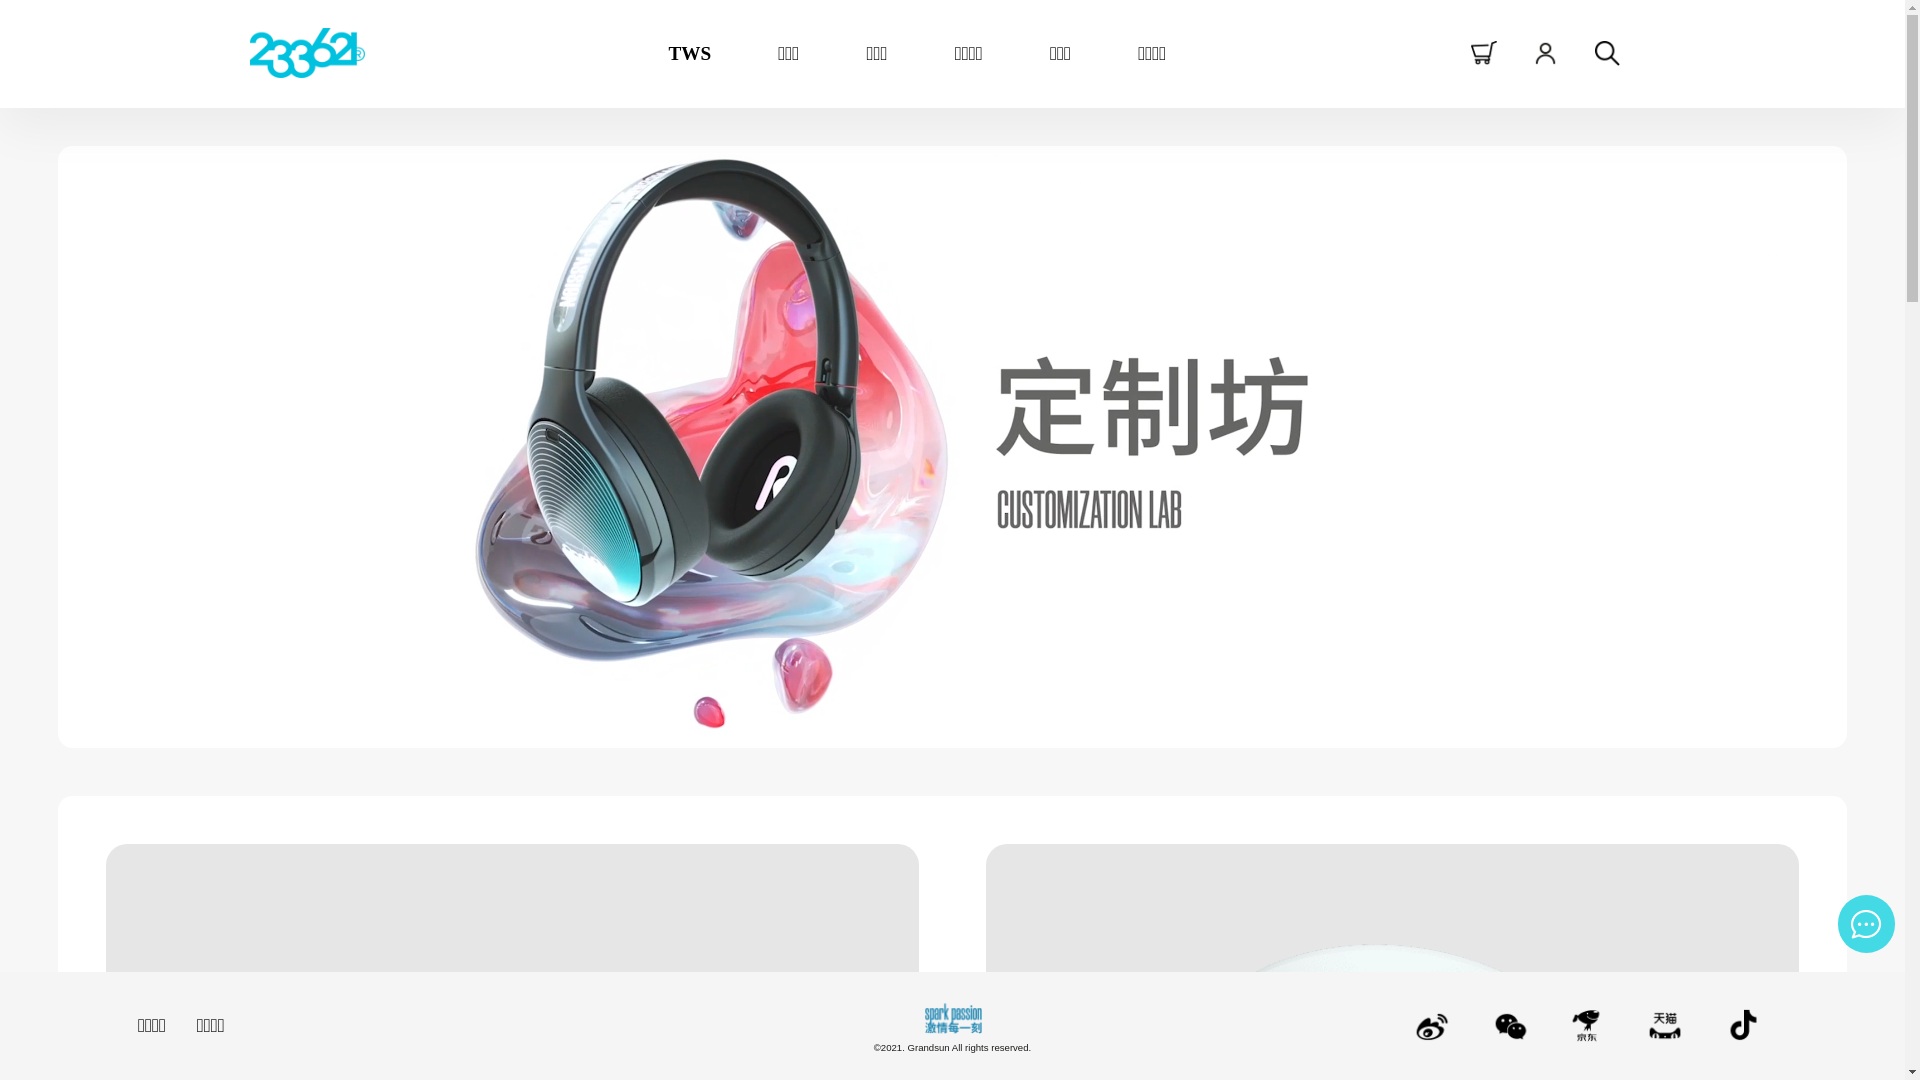 Image resolution: width=1920 pixels, height=1080 pixels. What do you see at coordinates (690, 52) in the screenshot?
I see `'TWS'` at bounding box center [690, 52].